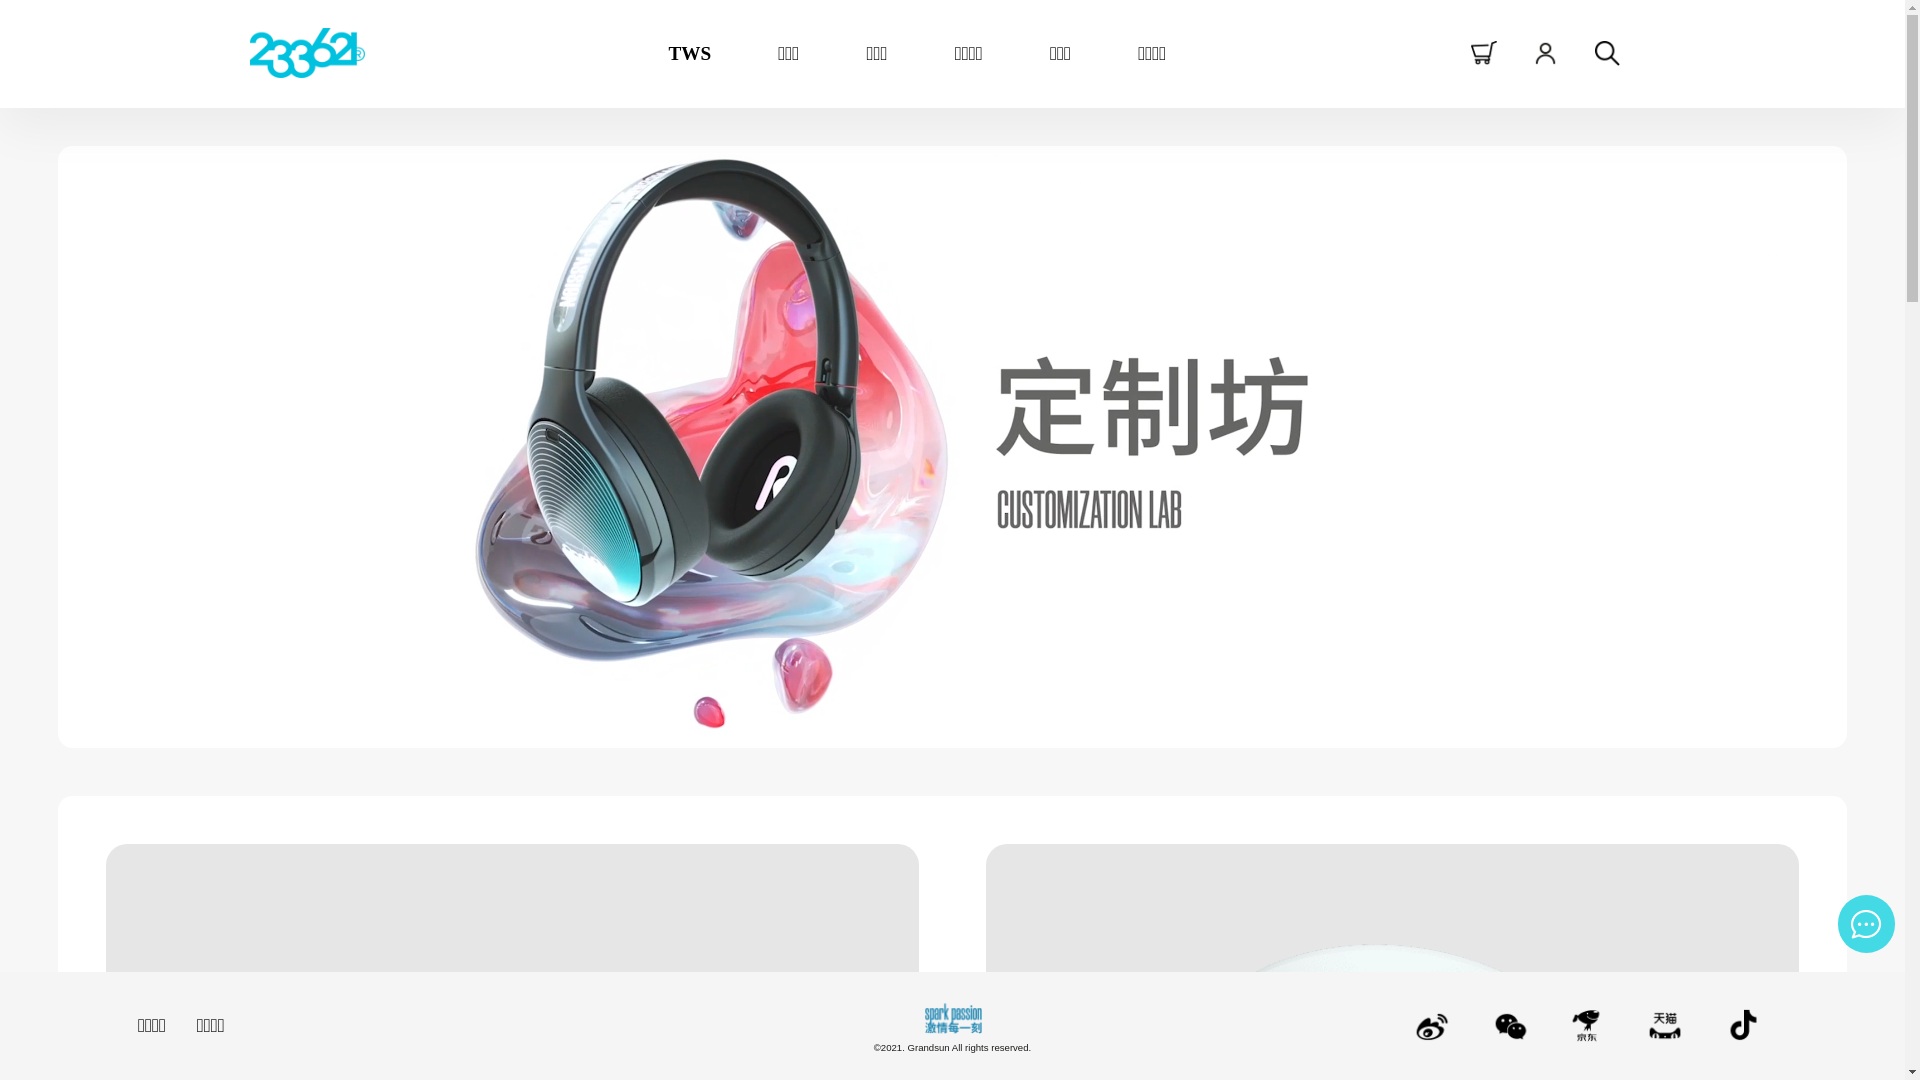 Image resolution: width=1920 pixels, height=1080 pixels. What do you see at coordinates (690, 52) in the screenshot?
I see `'TWS'` at bounding box center [690, 52].